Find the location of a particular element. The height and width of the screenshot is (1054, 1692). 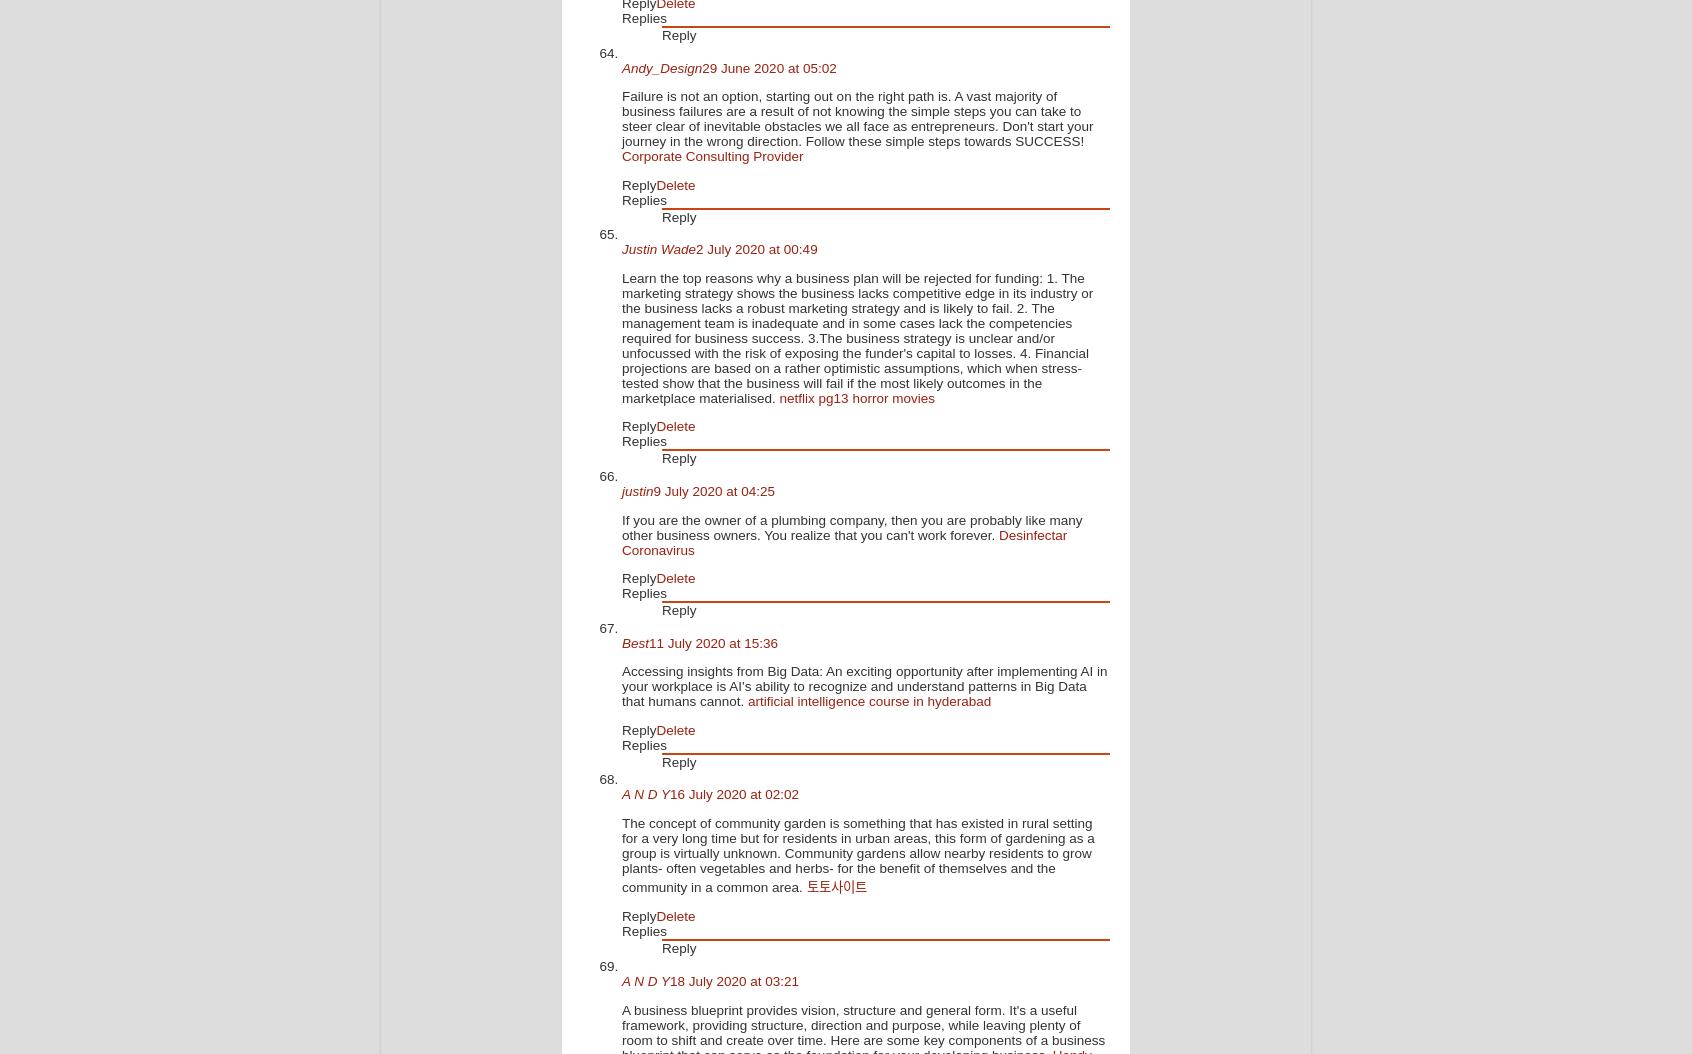

'The concept of community garden is something that has existed in rural setting for a very long time but for residents in urban areas, this form of gardening as a group is virtually unknown. Community gardens allow nearby residents to grow plants- often vegetables and herbs- for the benefit of themselves and the community in a common area.' is located at coordinates (620, 854).